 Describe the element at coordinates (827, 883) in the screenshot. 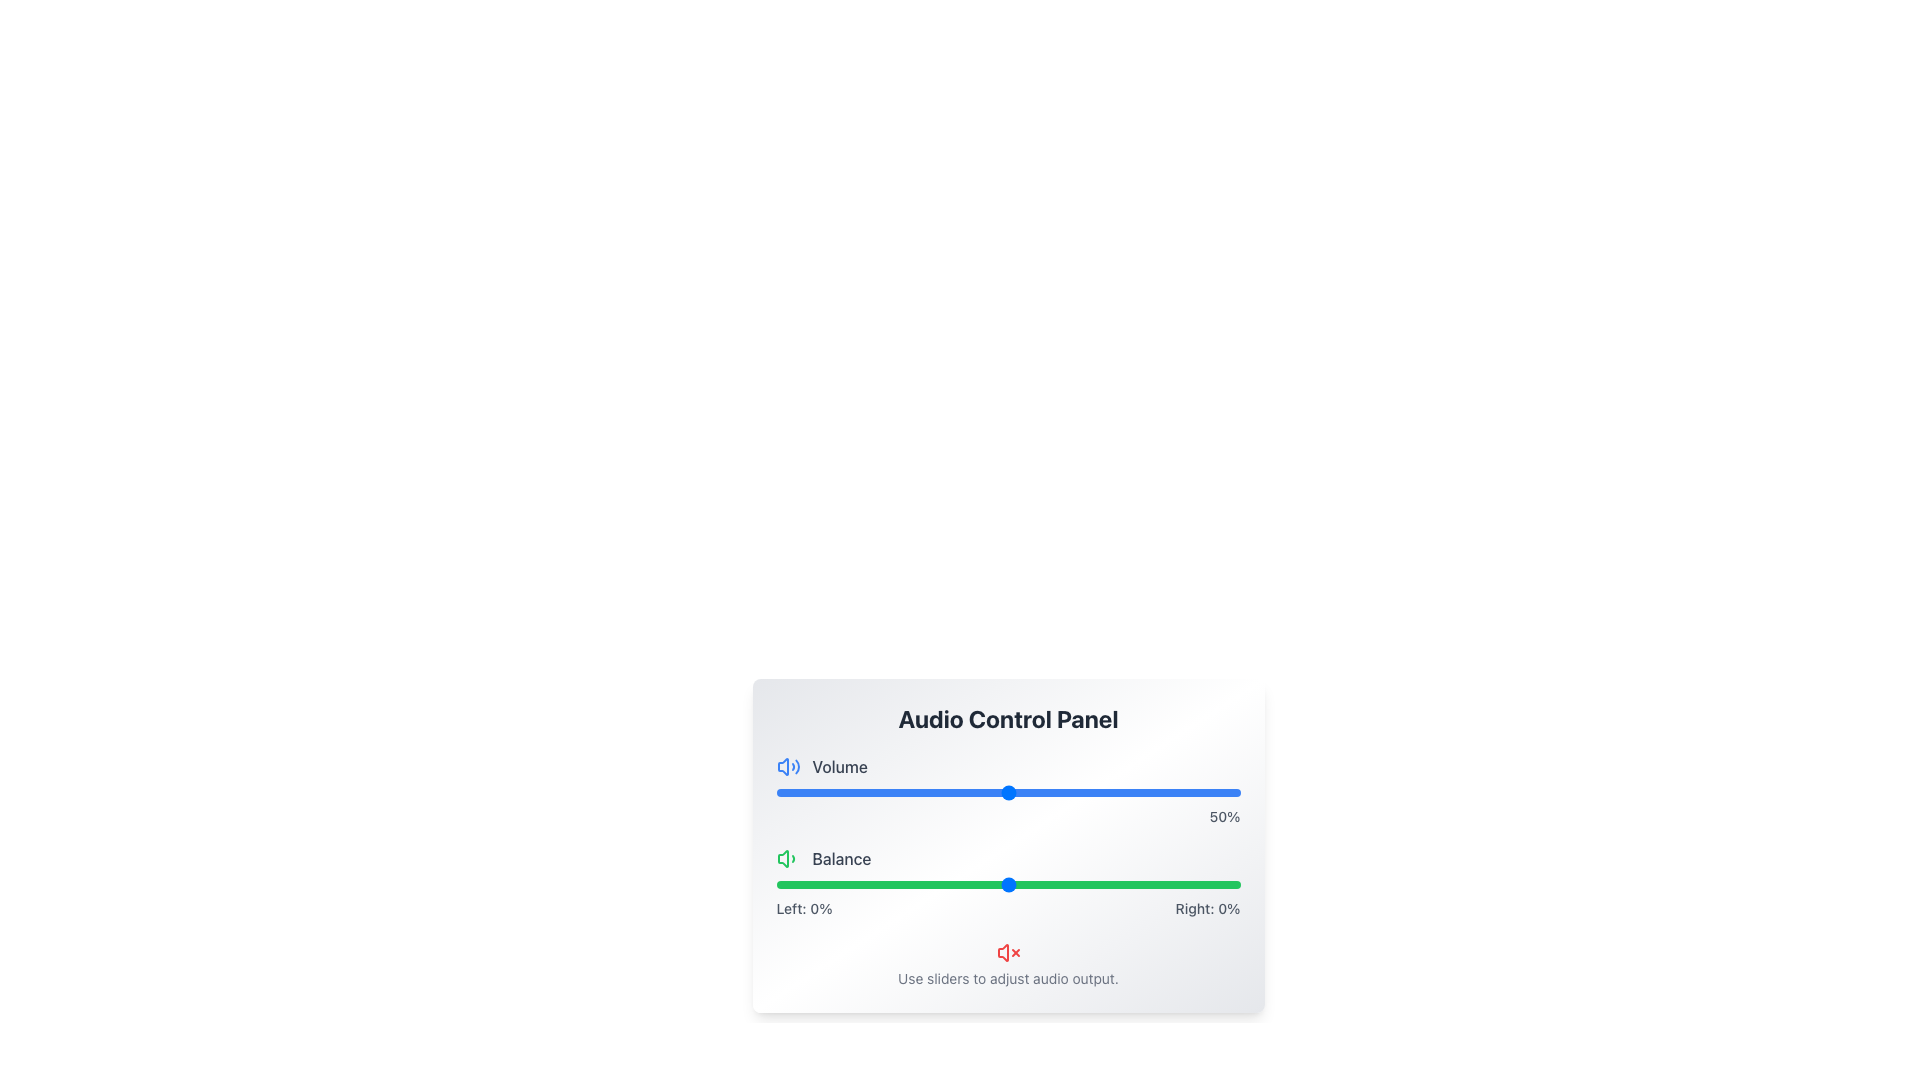

I see `the balance` at that location.